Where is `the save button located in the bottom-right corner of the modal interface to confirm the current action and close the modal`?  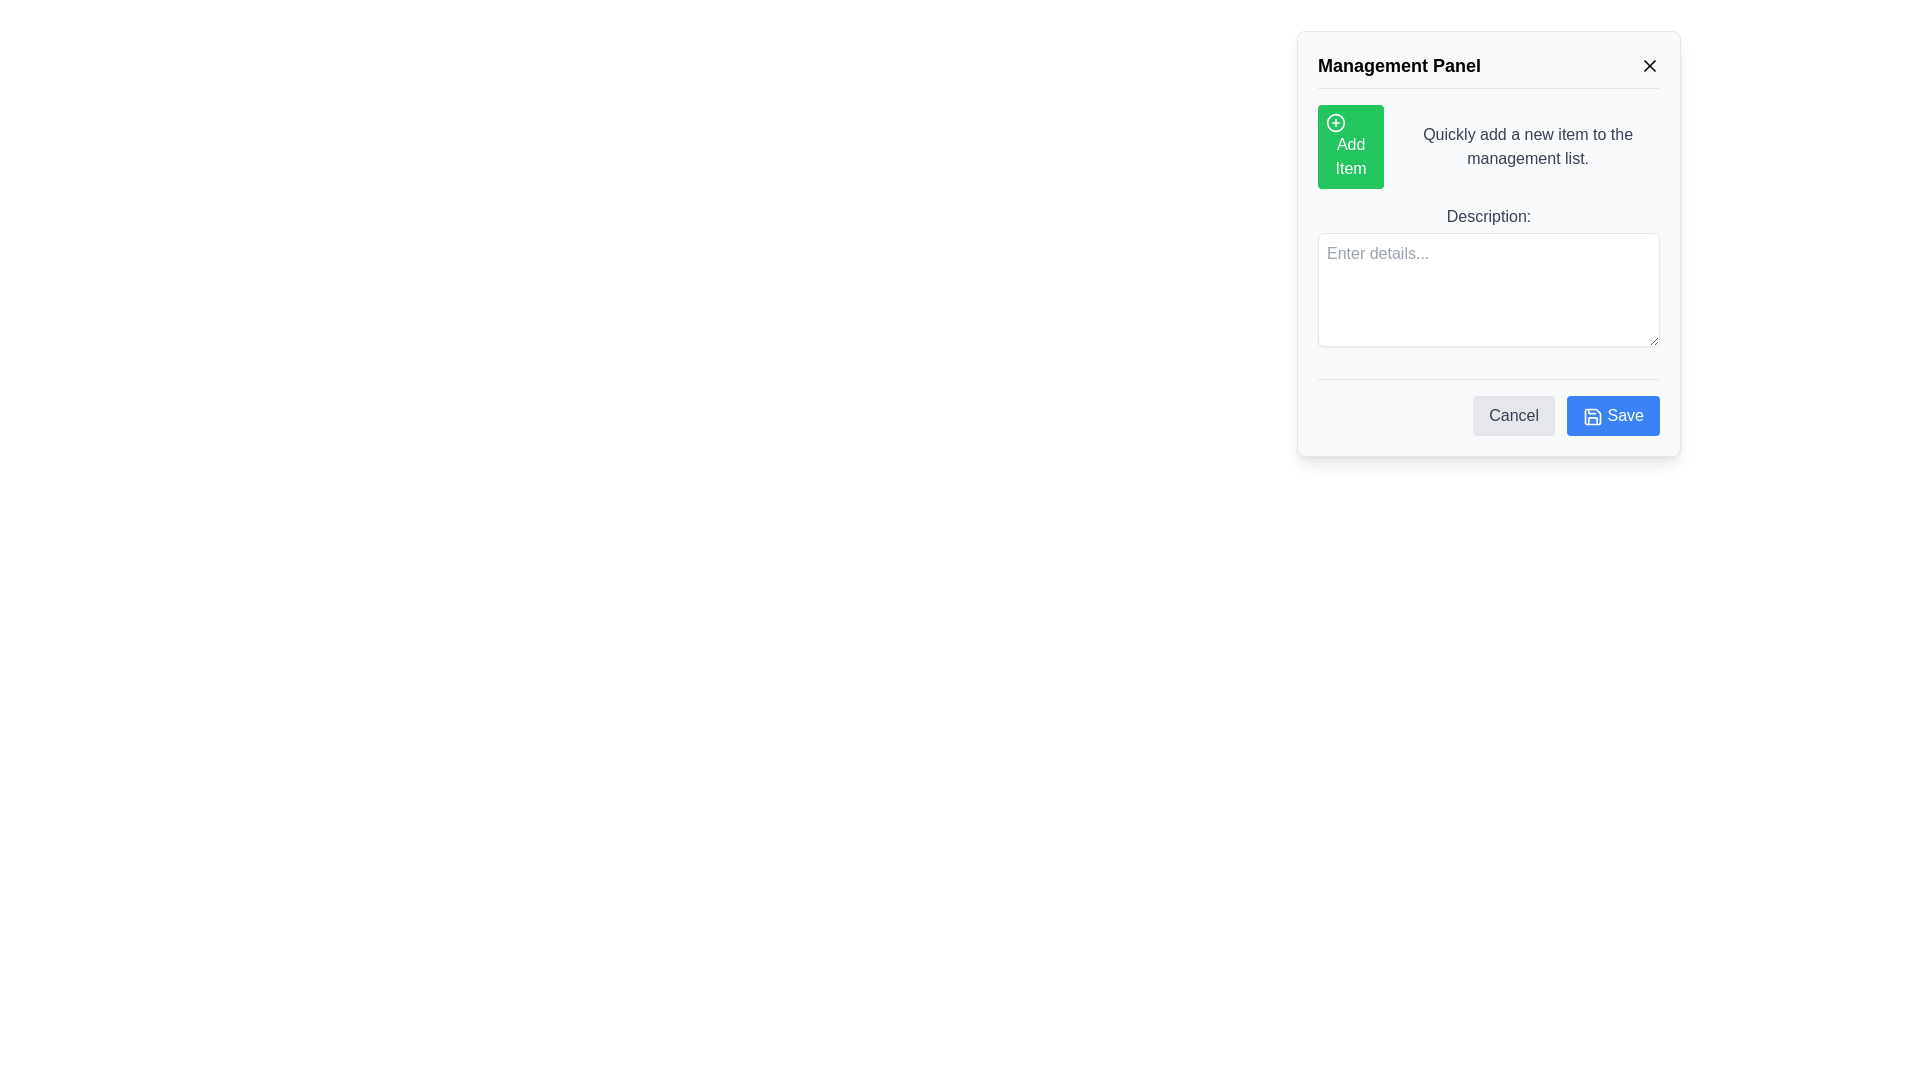 the save button located in the bottom-right corner of the modal interface to confirm the current action and close the modal is located at coordinates (1613, 415).